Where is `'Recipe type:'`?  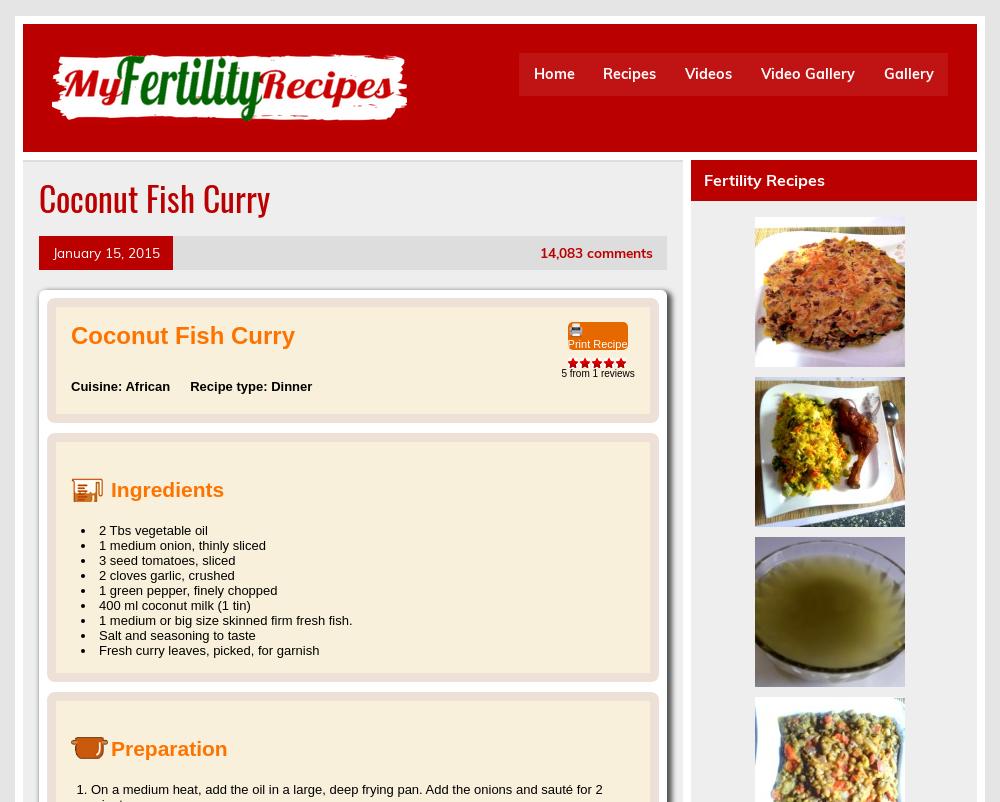 'Recipe type:' is located at coordinates (229, 384).